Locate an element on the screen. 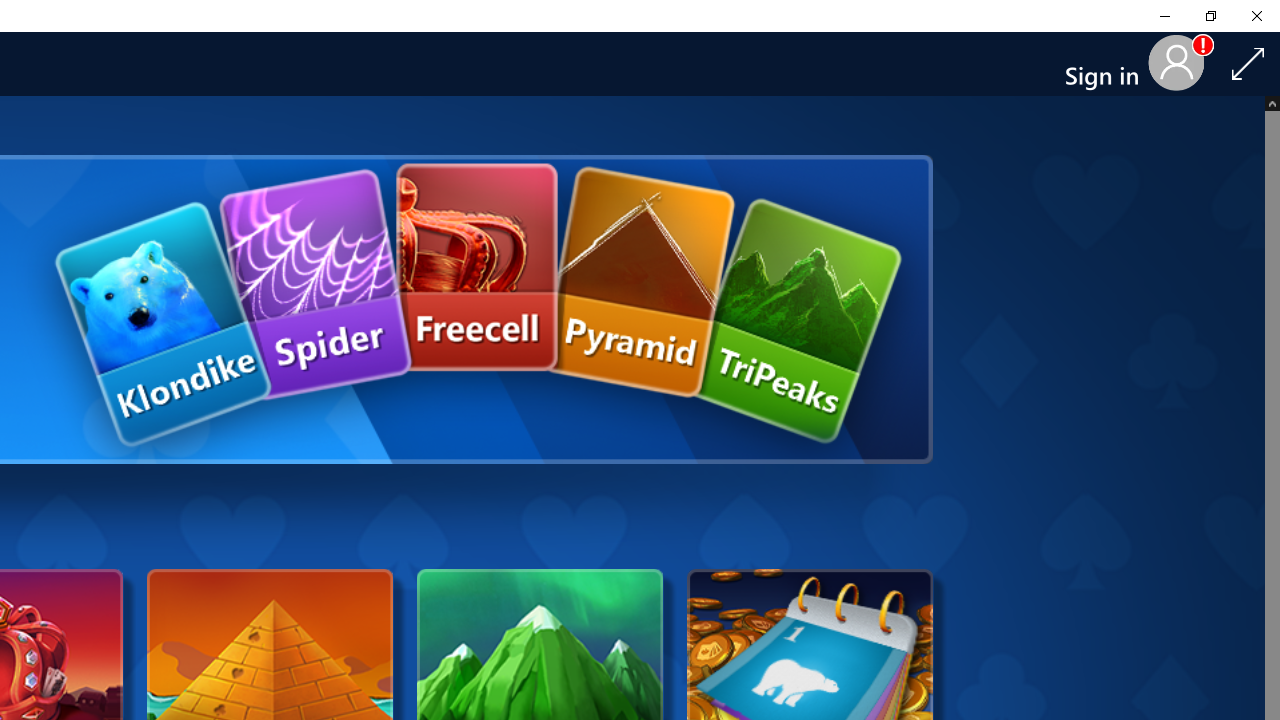 This screenshot has width=1280, height=720. 'Sign in' is located at coordinates (1108, 63).